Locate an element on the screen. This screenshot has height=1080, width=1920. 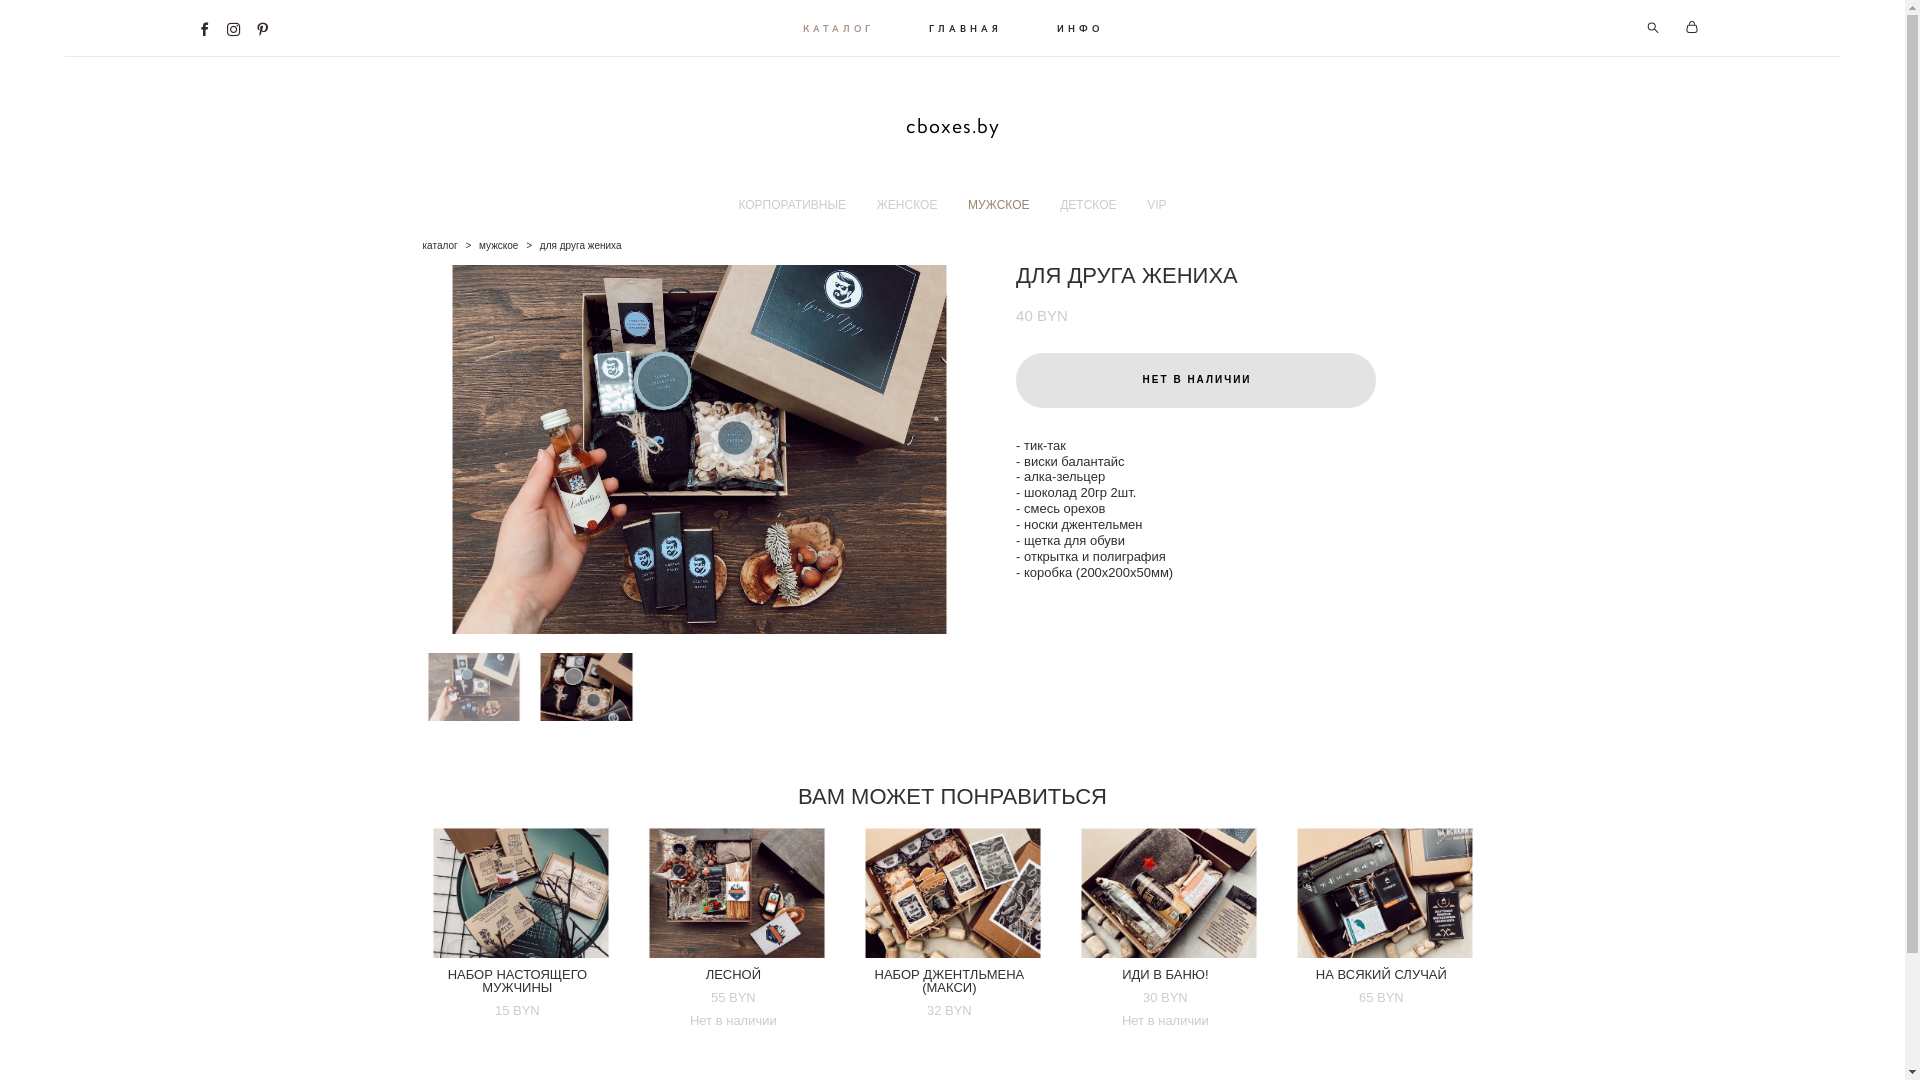
'cboxes.by' is located at coordinates (952, 127).